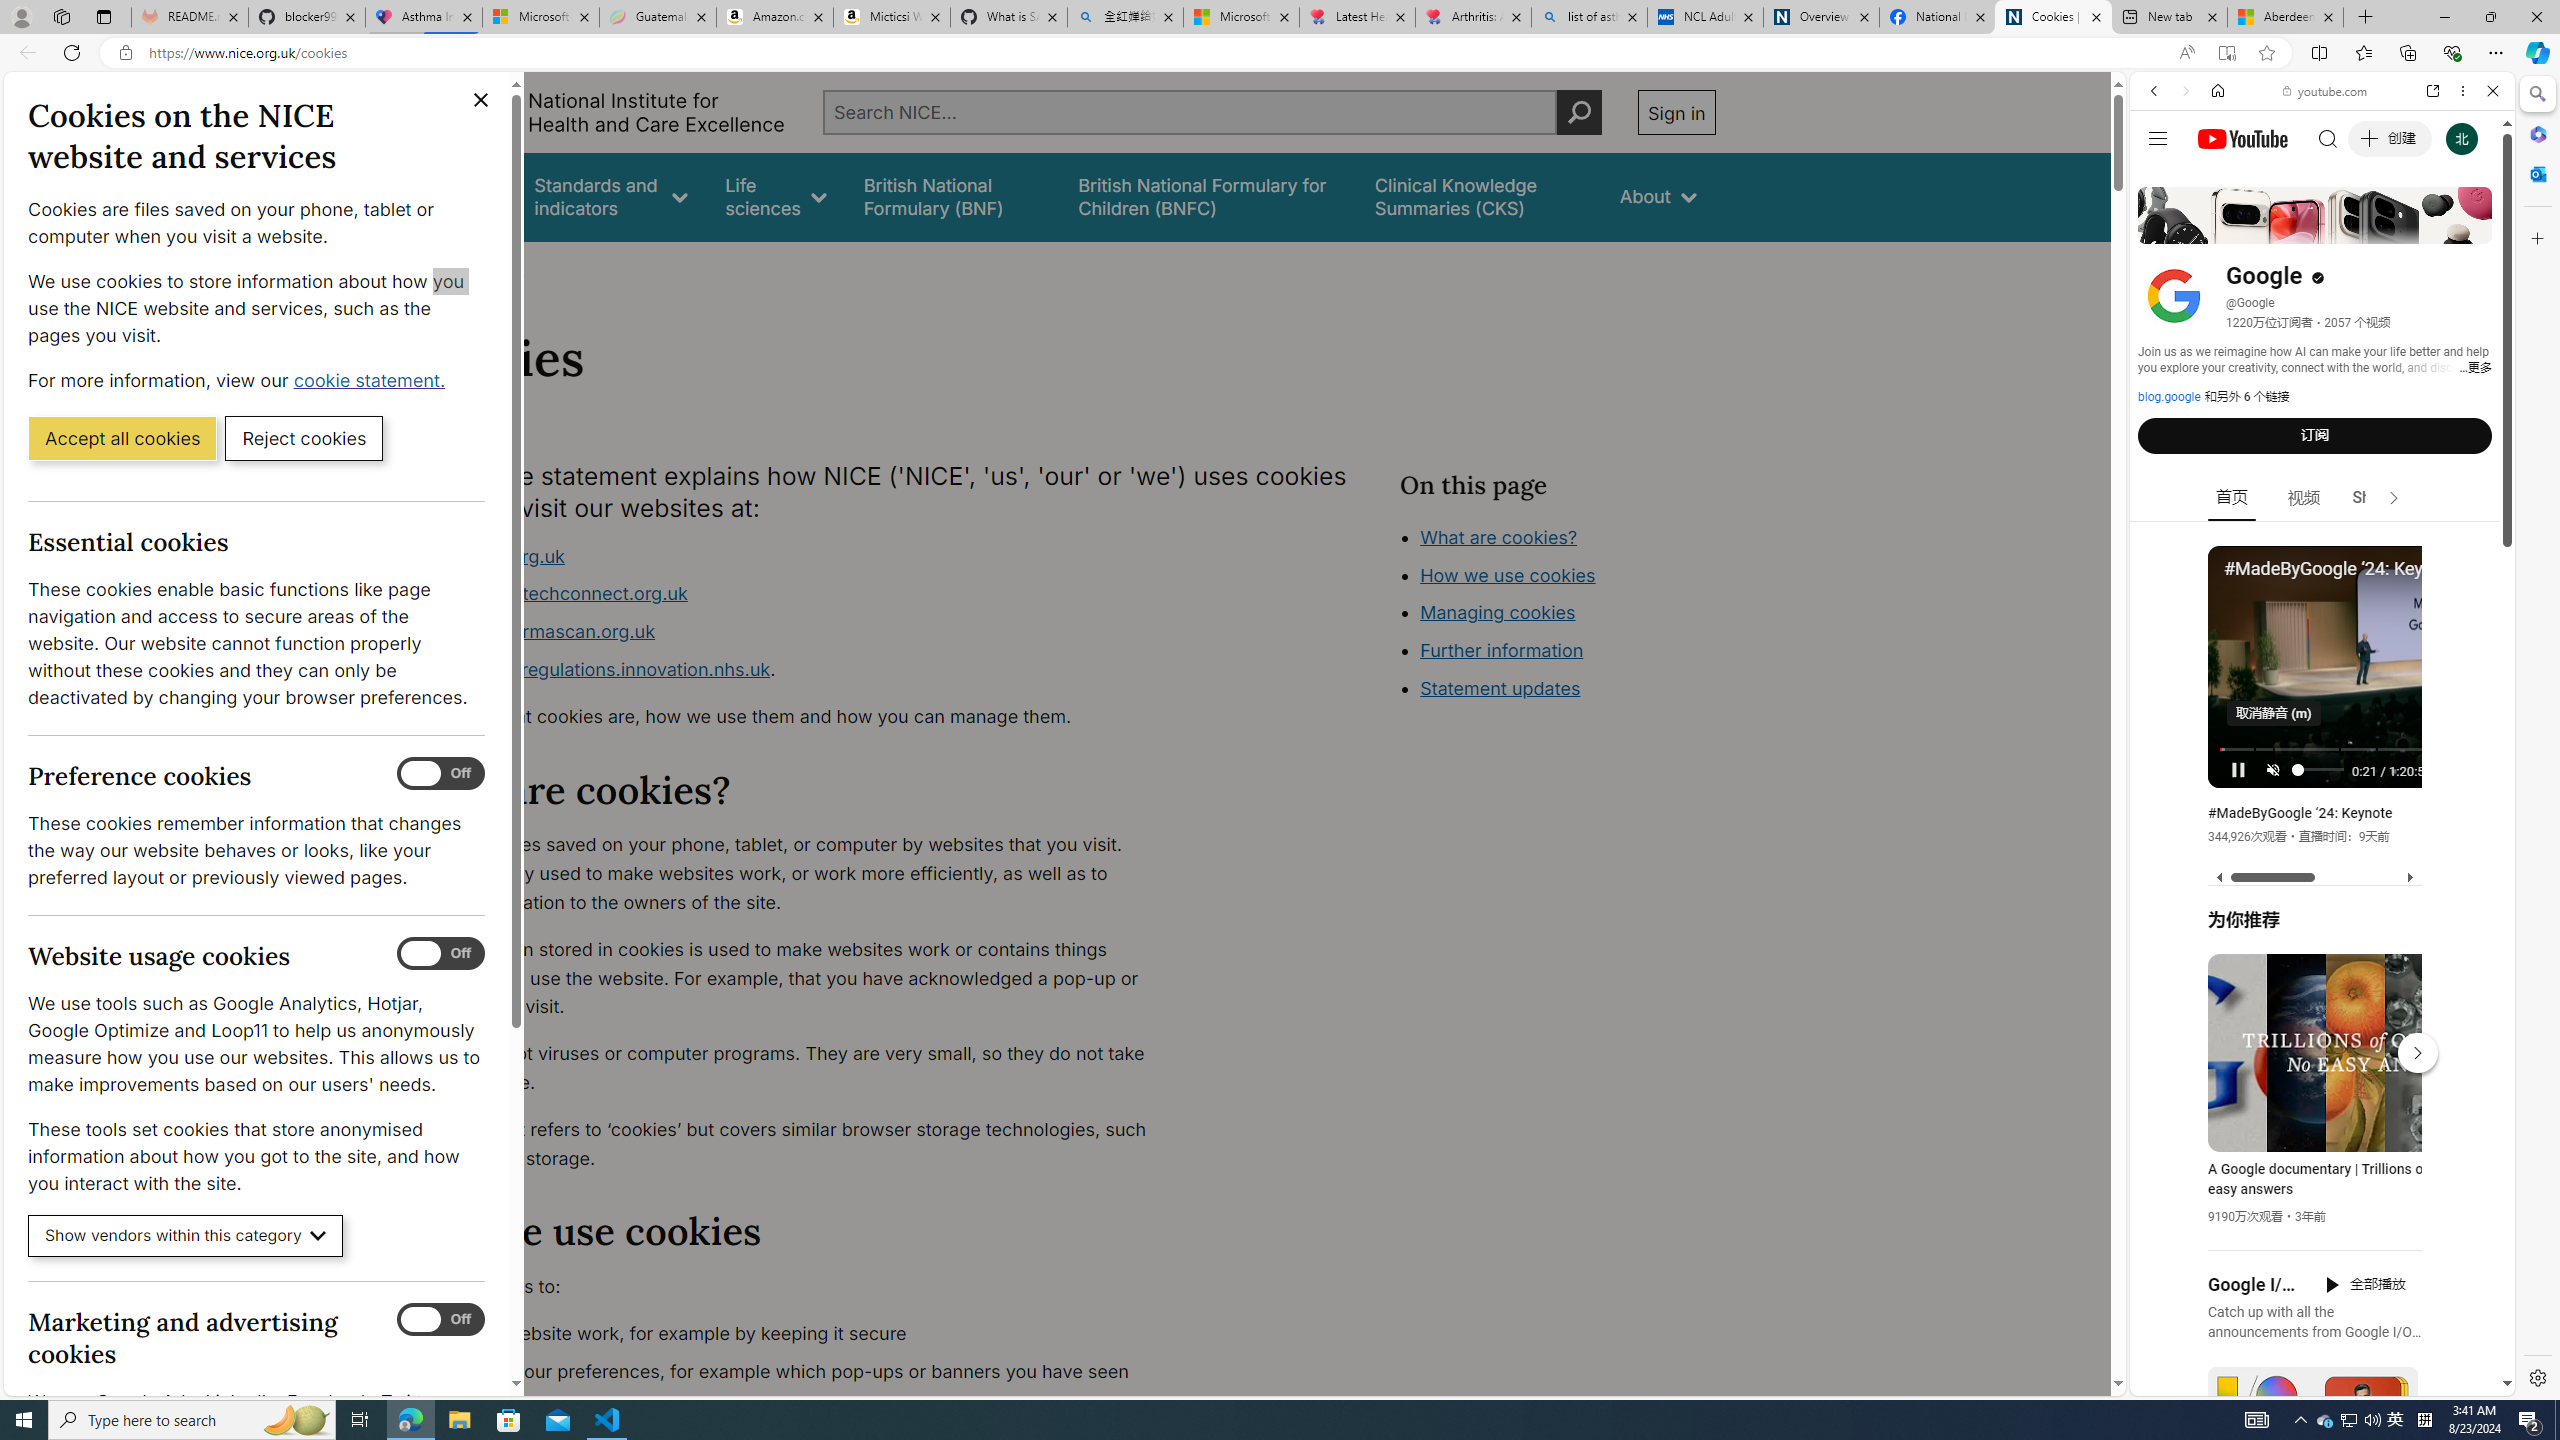 This screenshot has width=2560, height=1440. What do you see at coordinates (457, 196) in the screenshot?
I see `'Guidance'` at bounding box center [457, 196].